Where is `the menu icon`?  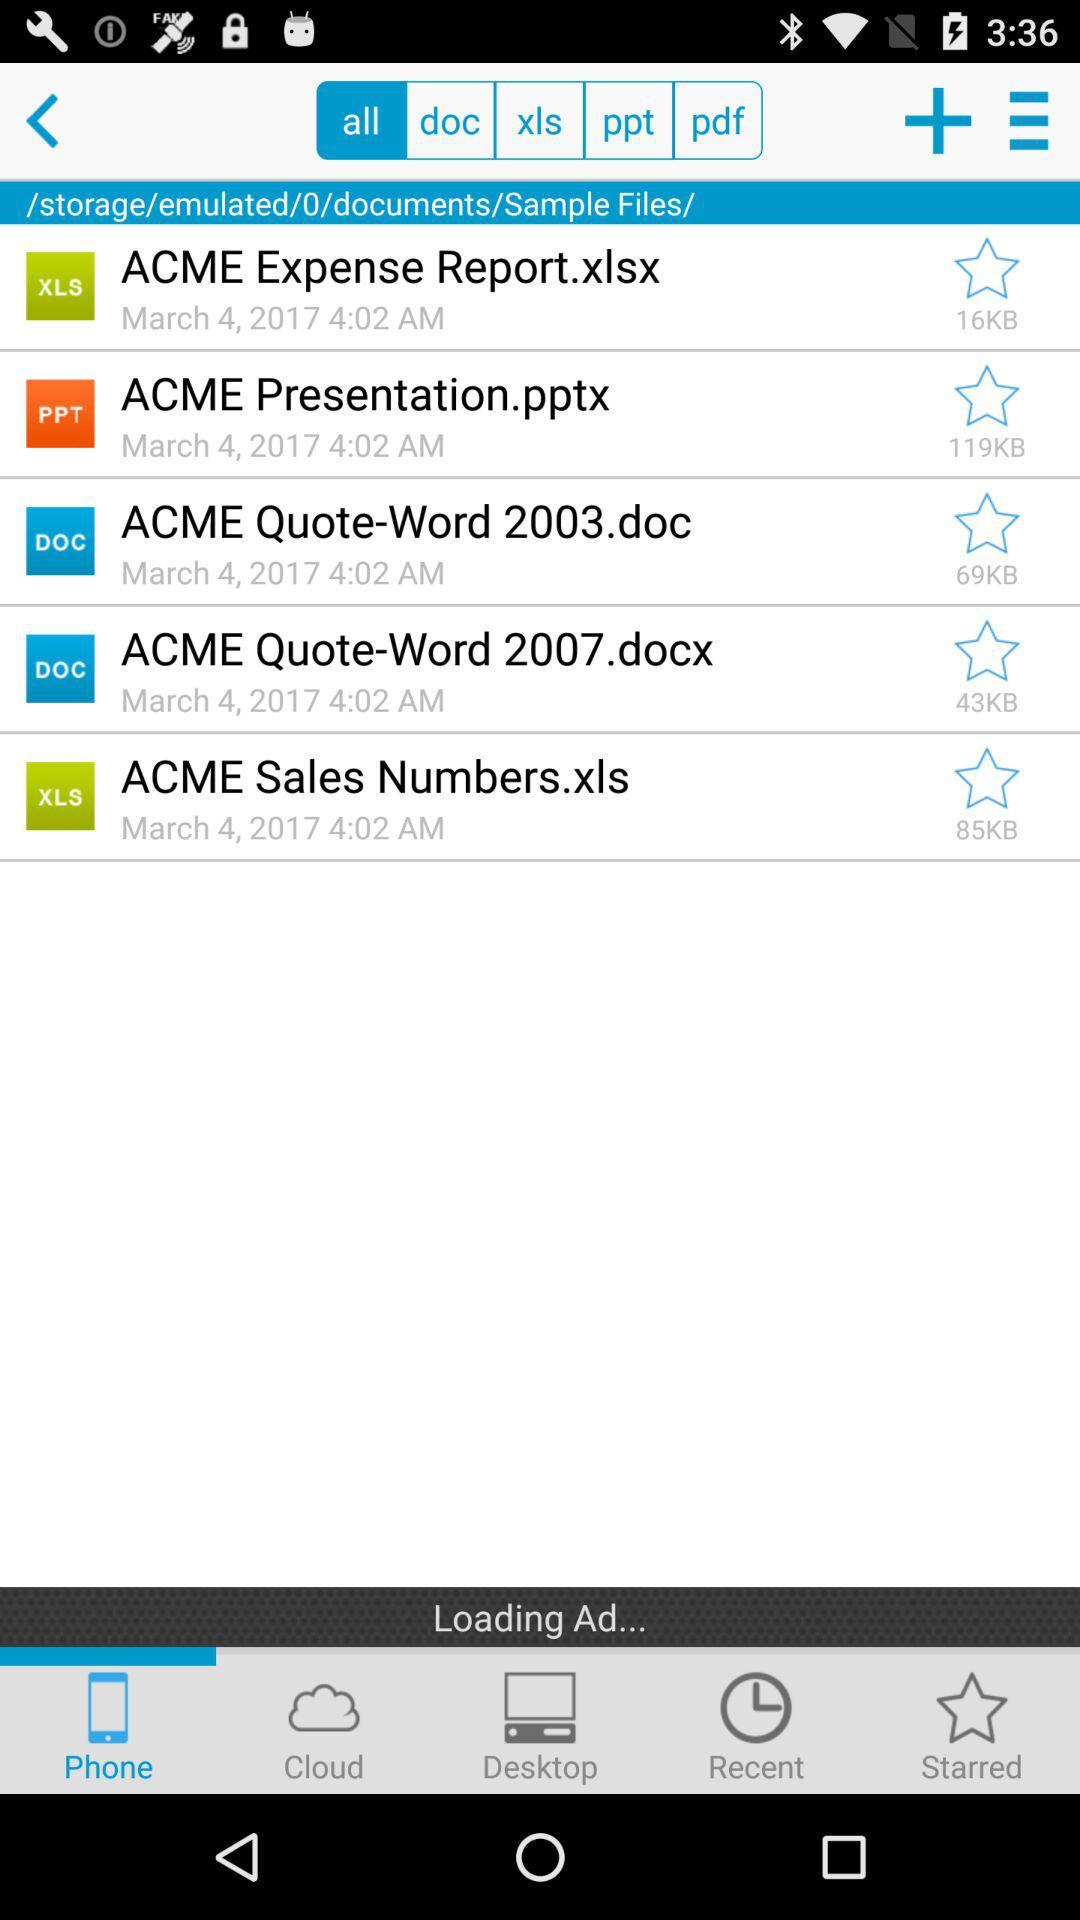 the menu icon is located at coordinates (1032, 128).